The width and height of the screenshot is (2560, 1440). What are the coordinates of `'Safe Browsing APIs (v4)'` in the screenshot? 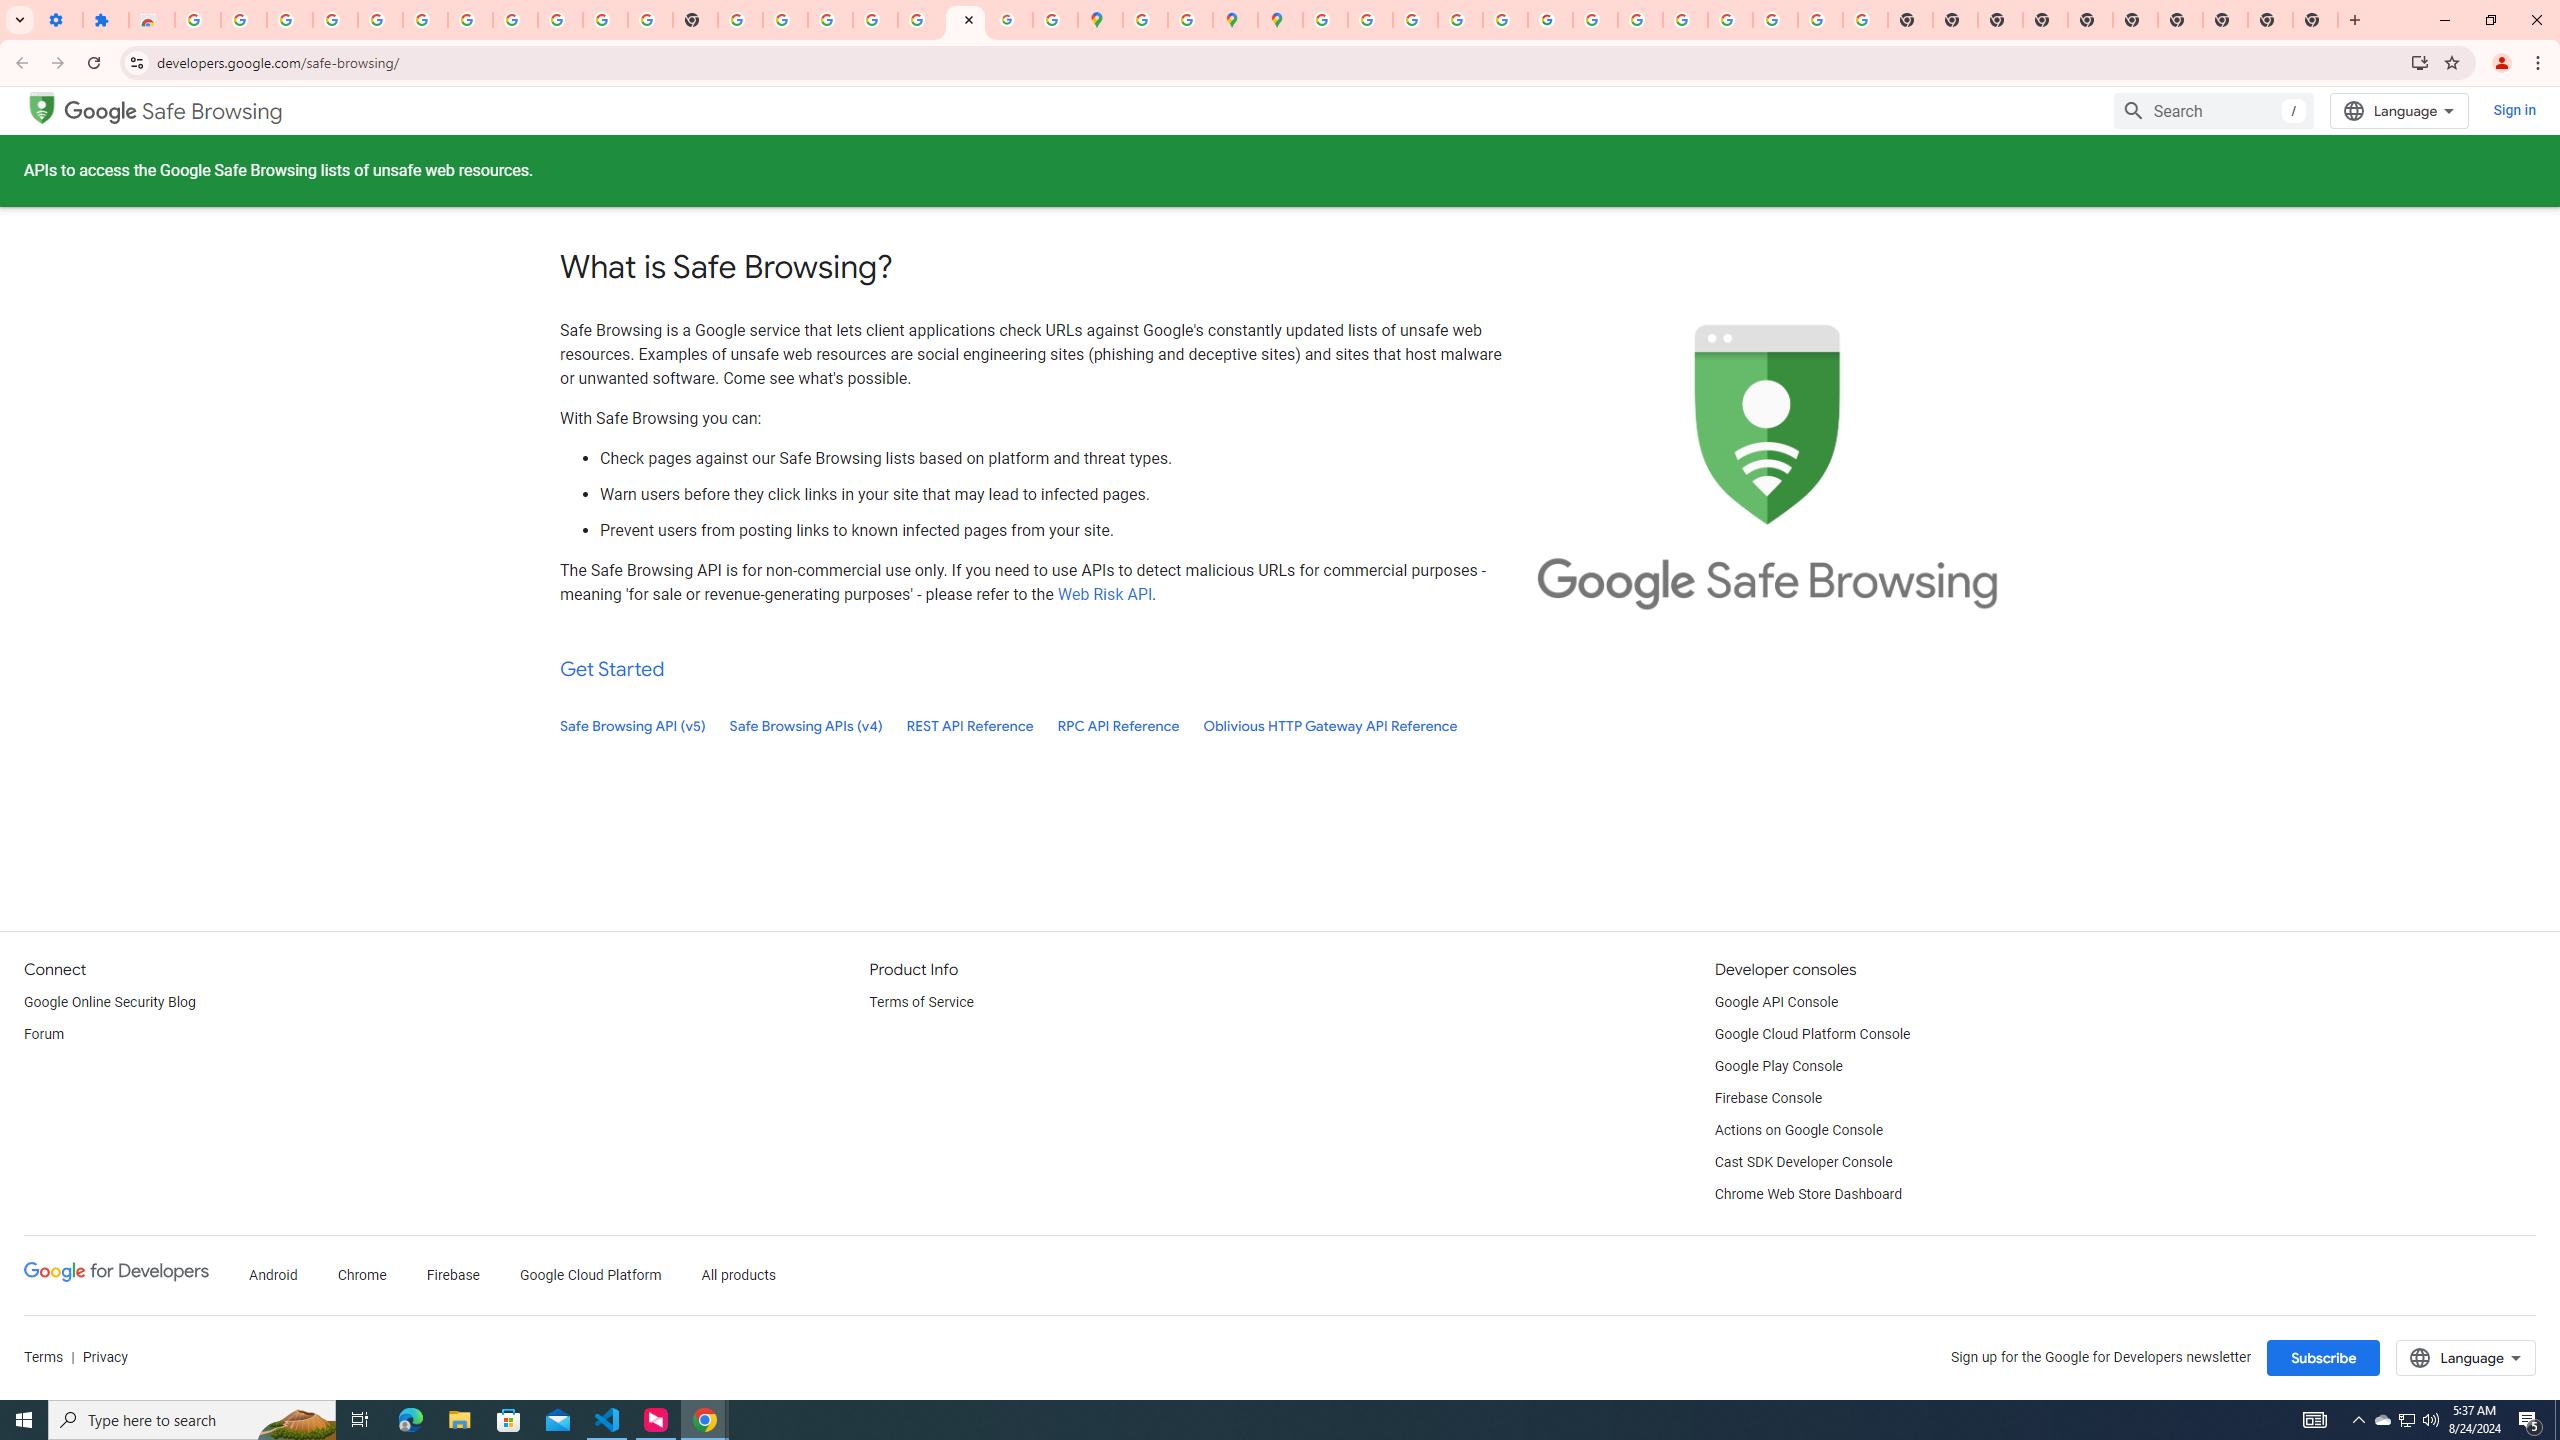 It's located at (806, 725).